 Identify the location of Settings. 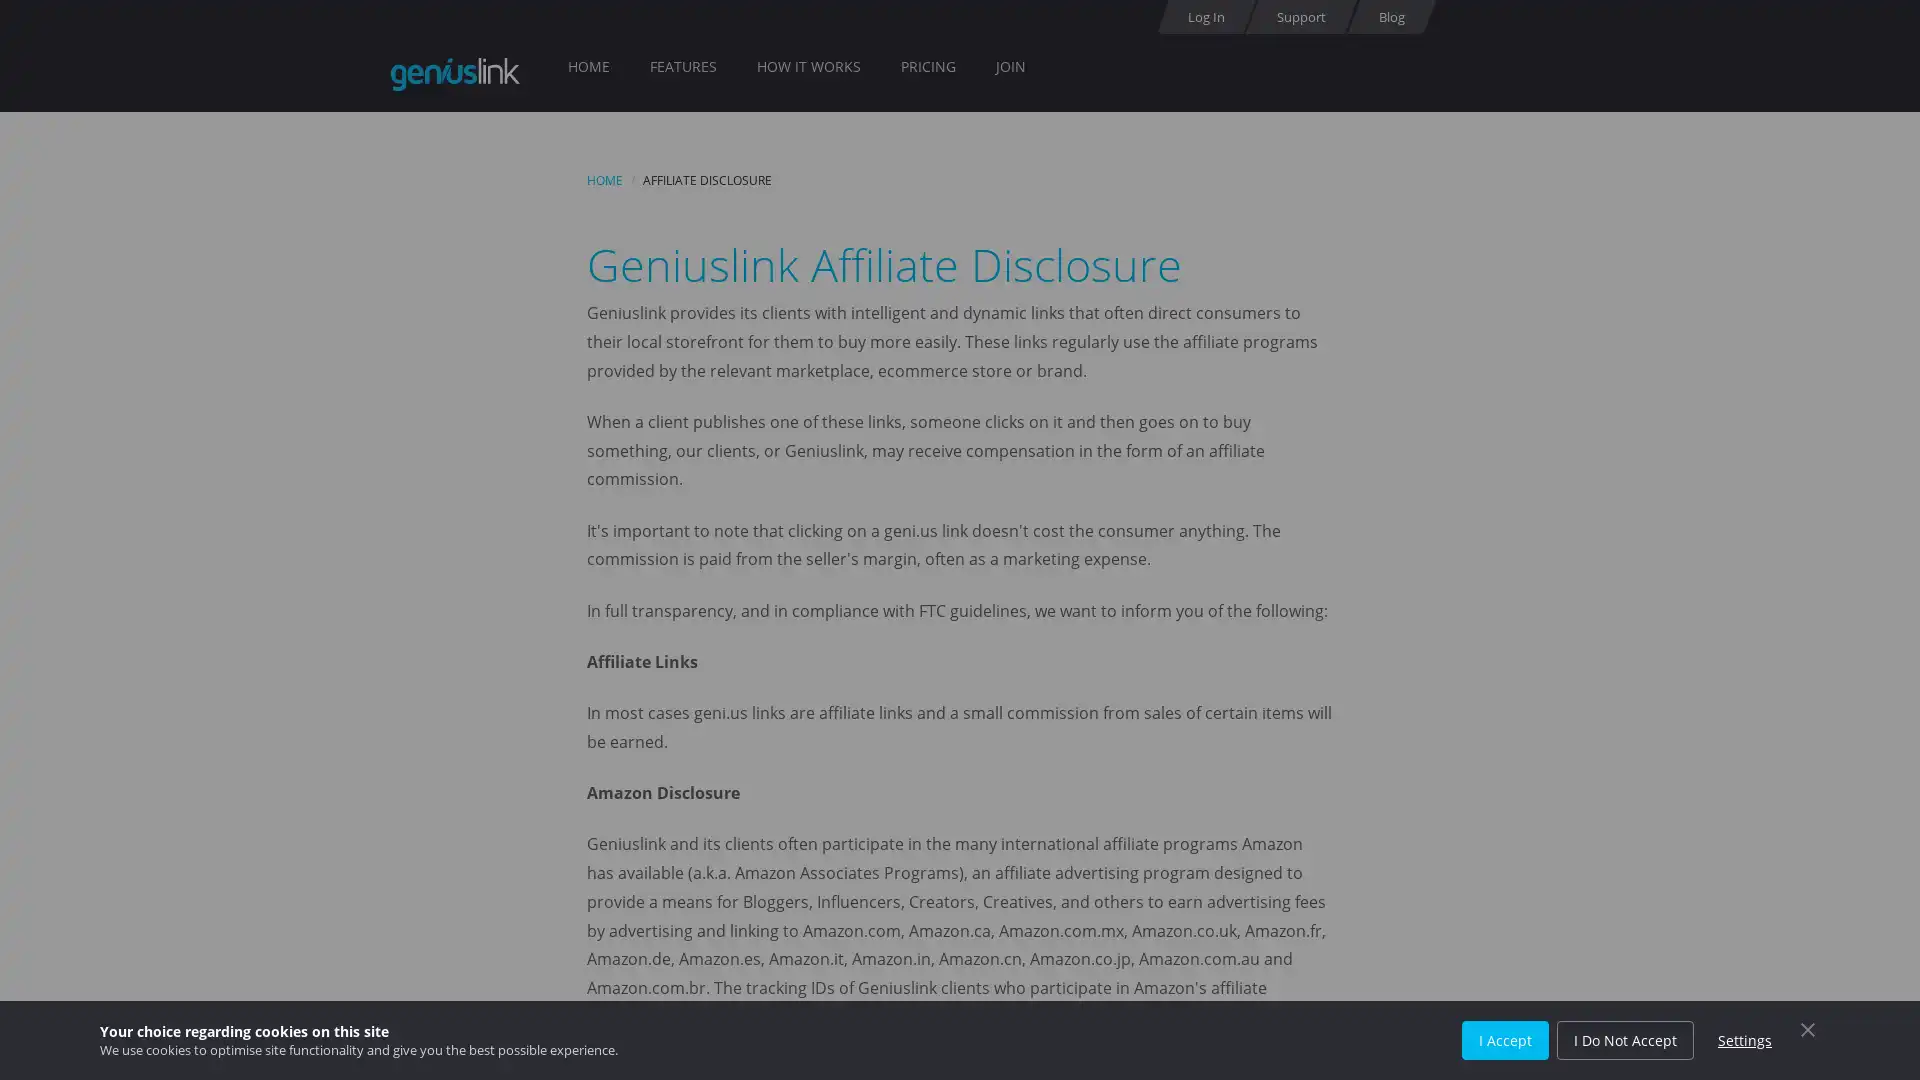
(1744, 1039).